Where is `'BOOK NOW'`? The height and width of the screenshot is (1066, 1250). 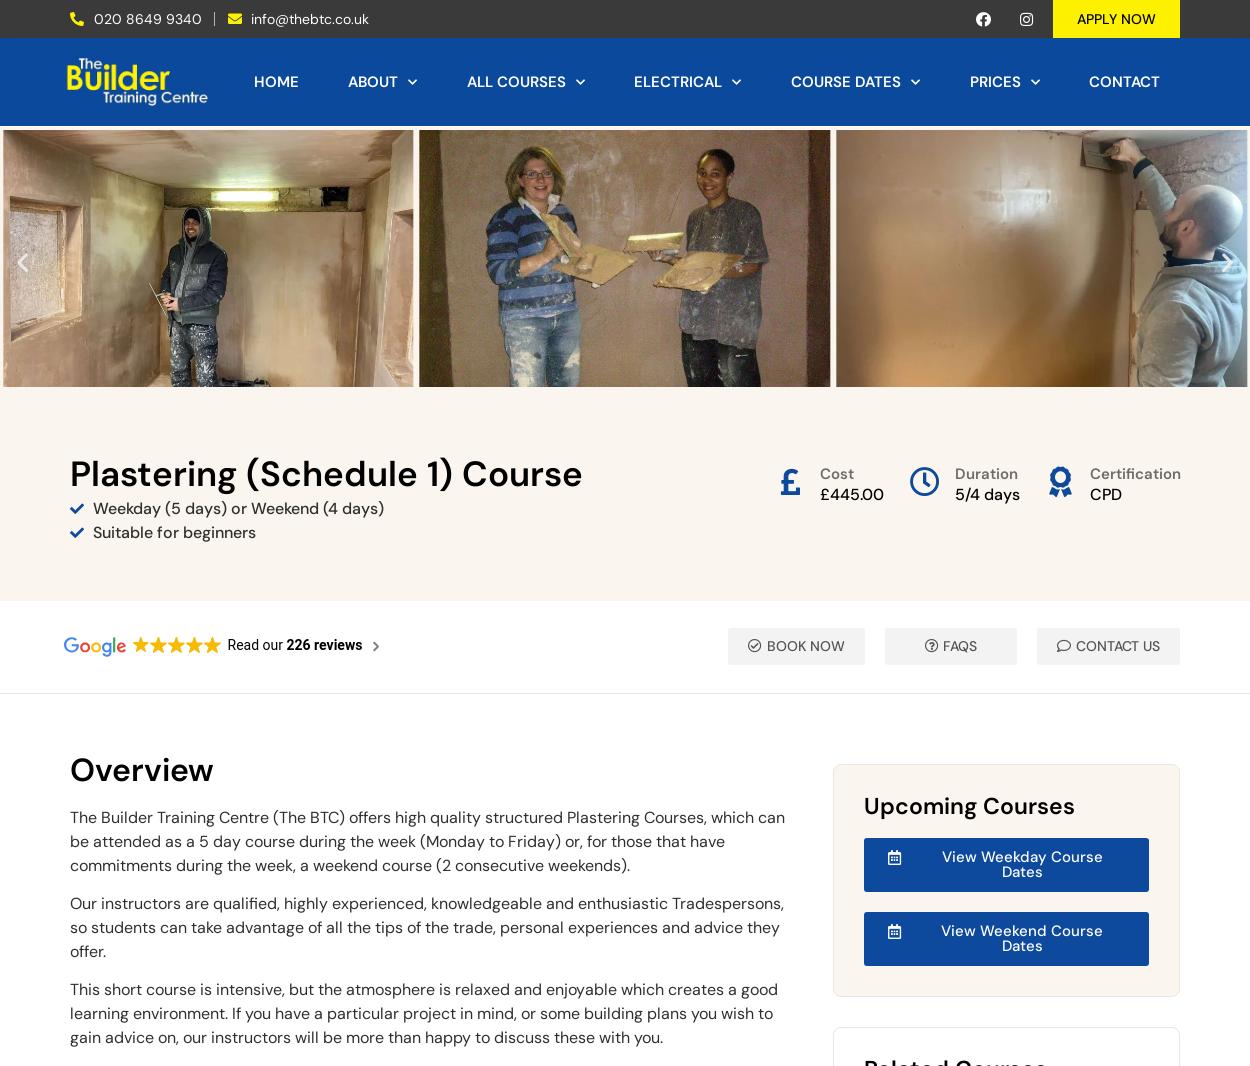 'BOOK NOW' is located at coordinates (805, 644).